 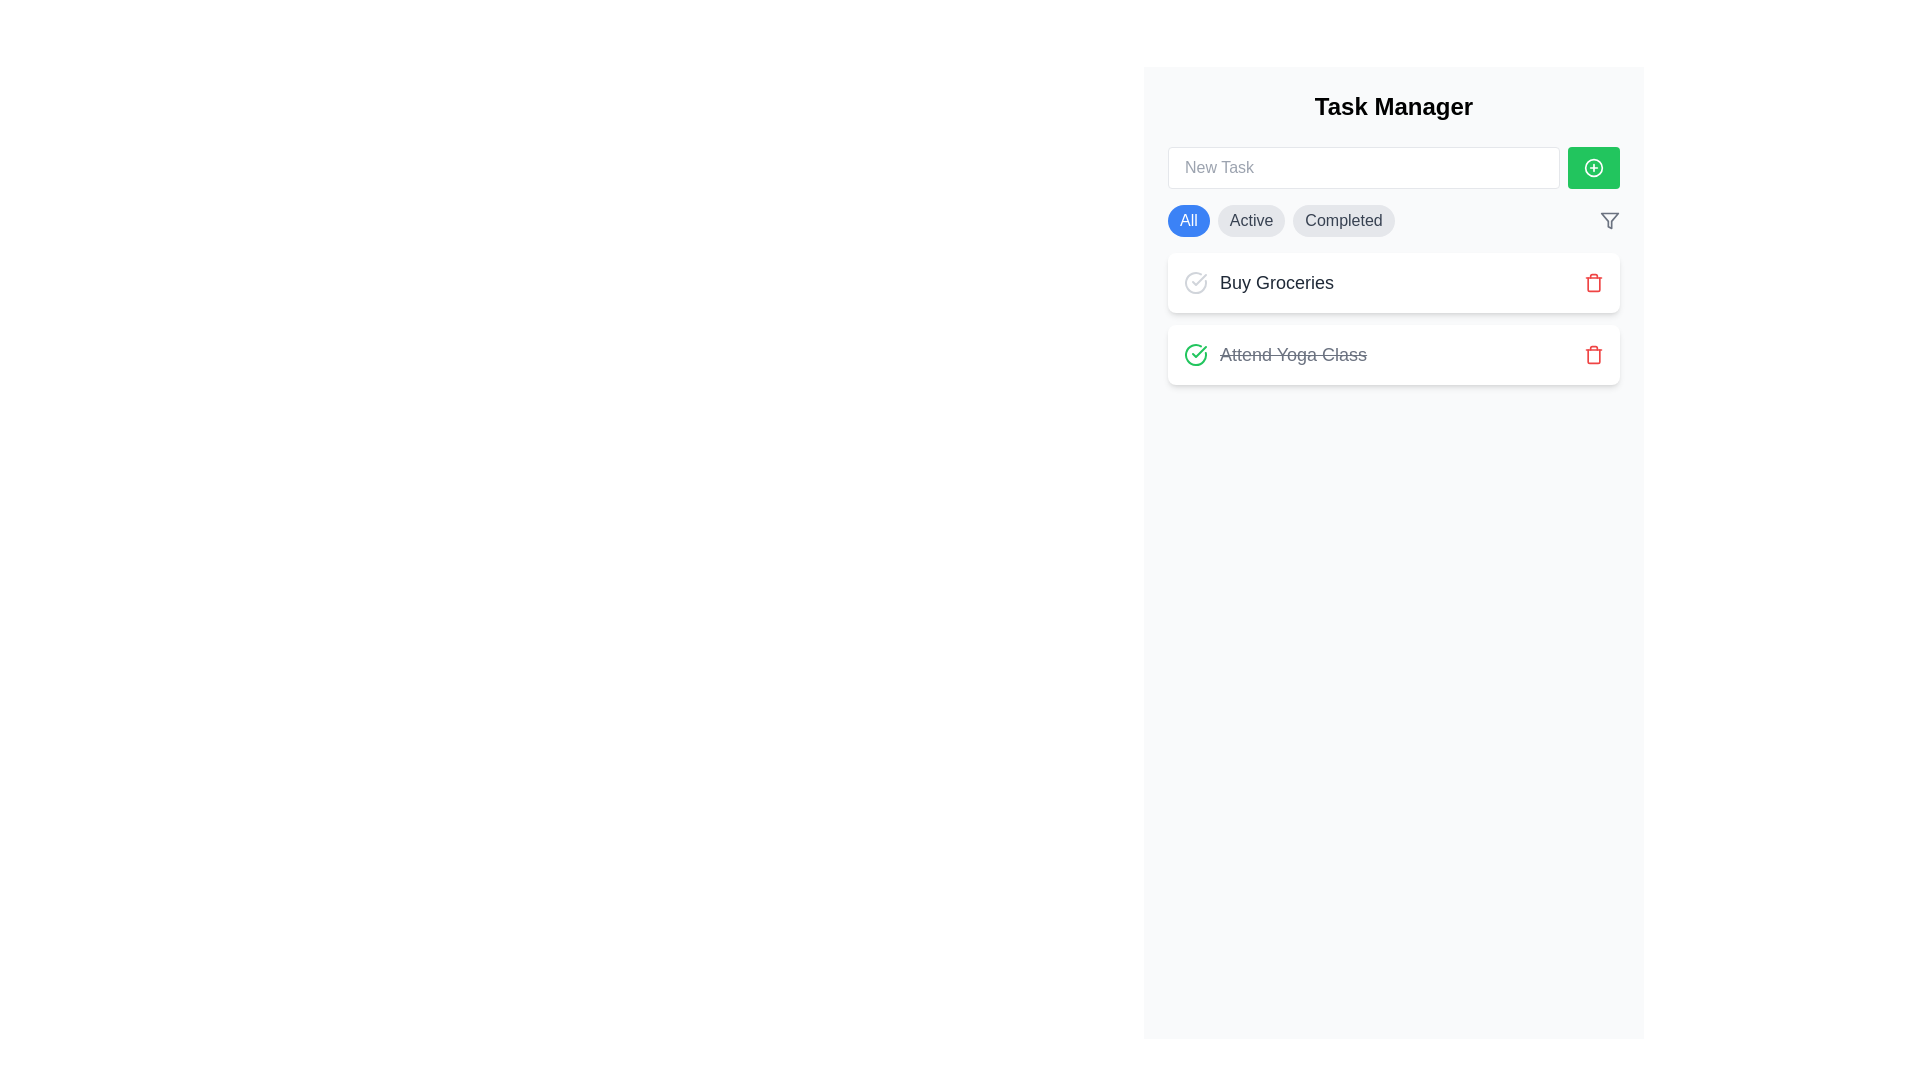 What do you see at coordinates (1188, 220) in the screenshot?
I see `the filter button labeled 'All' at the top-center of the interface` at bounding box center [1188, 220].